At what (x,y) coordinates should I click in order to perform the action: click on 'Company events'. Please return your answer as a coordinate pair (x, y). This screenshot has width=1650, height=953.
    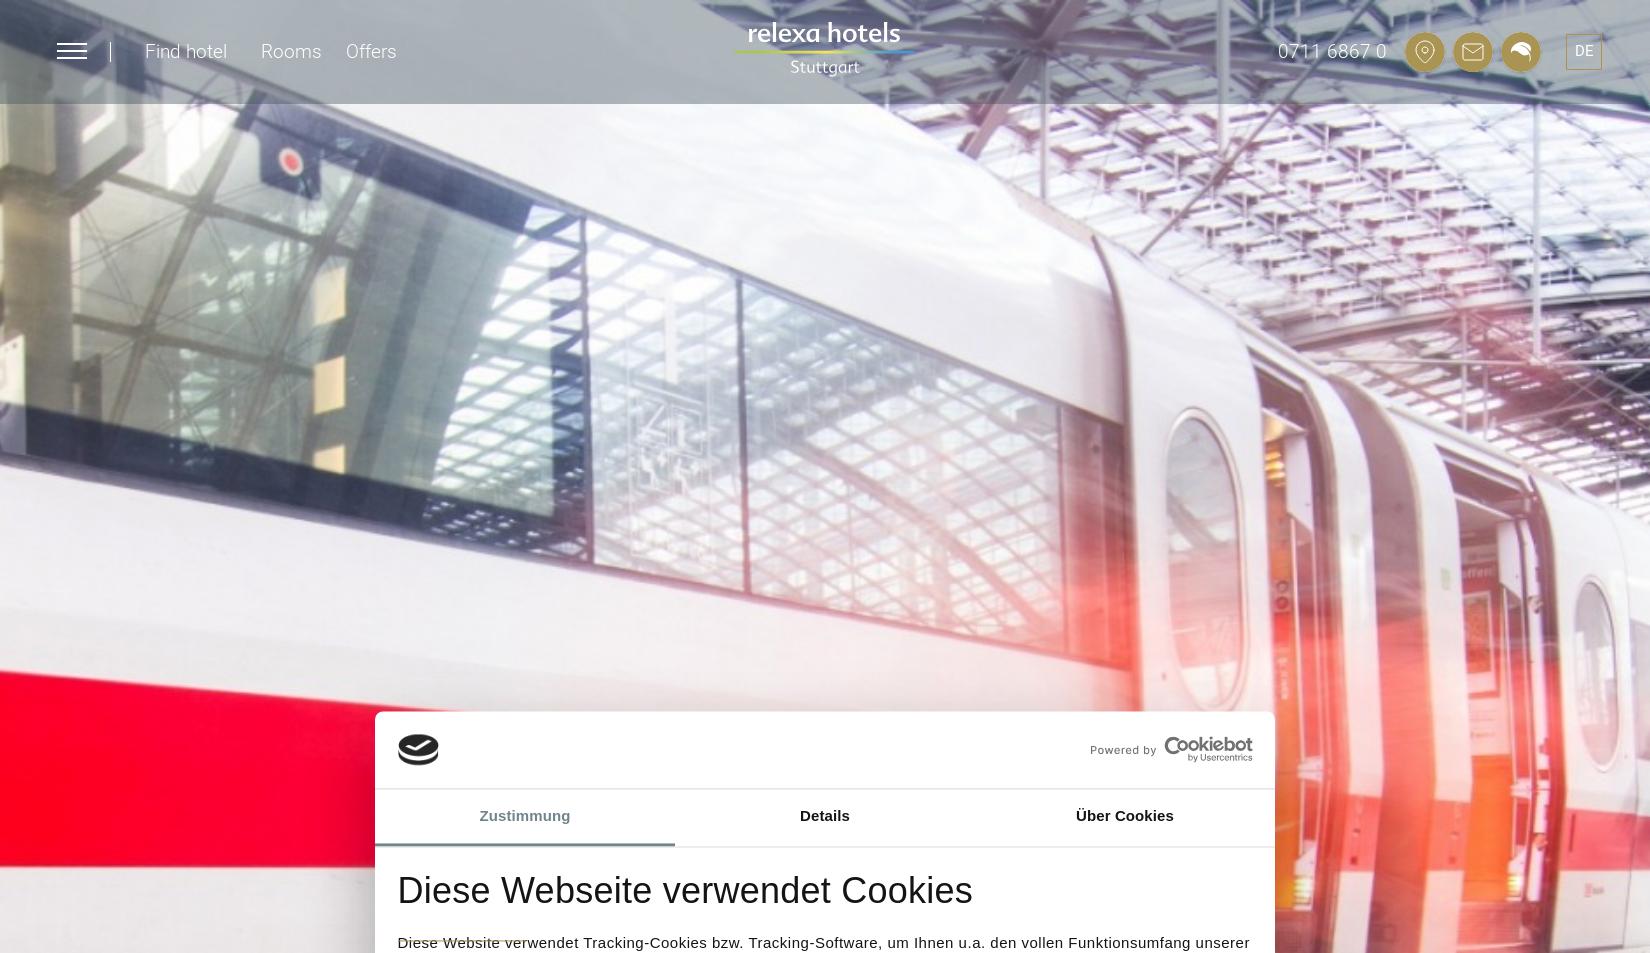
    Looking at the image, I should click on (1089, 207).